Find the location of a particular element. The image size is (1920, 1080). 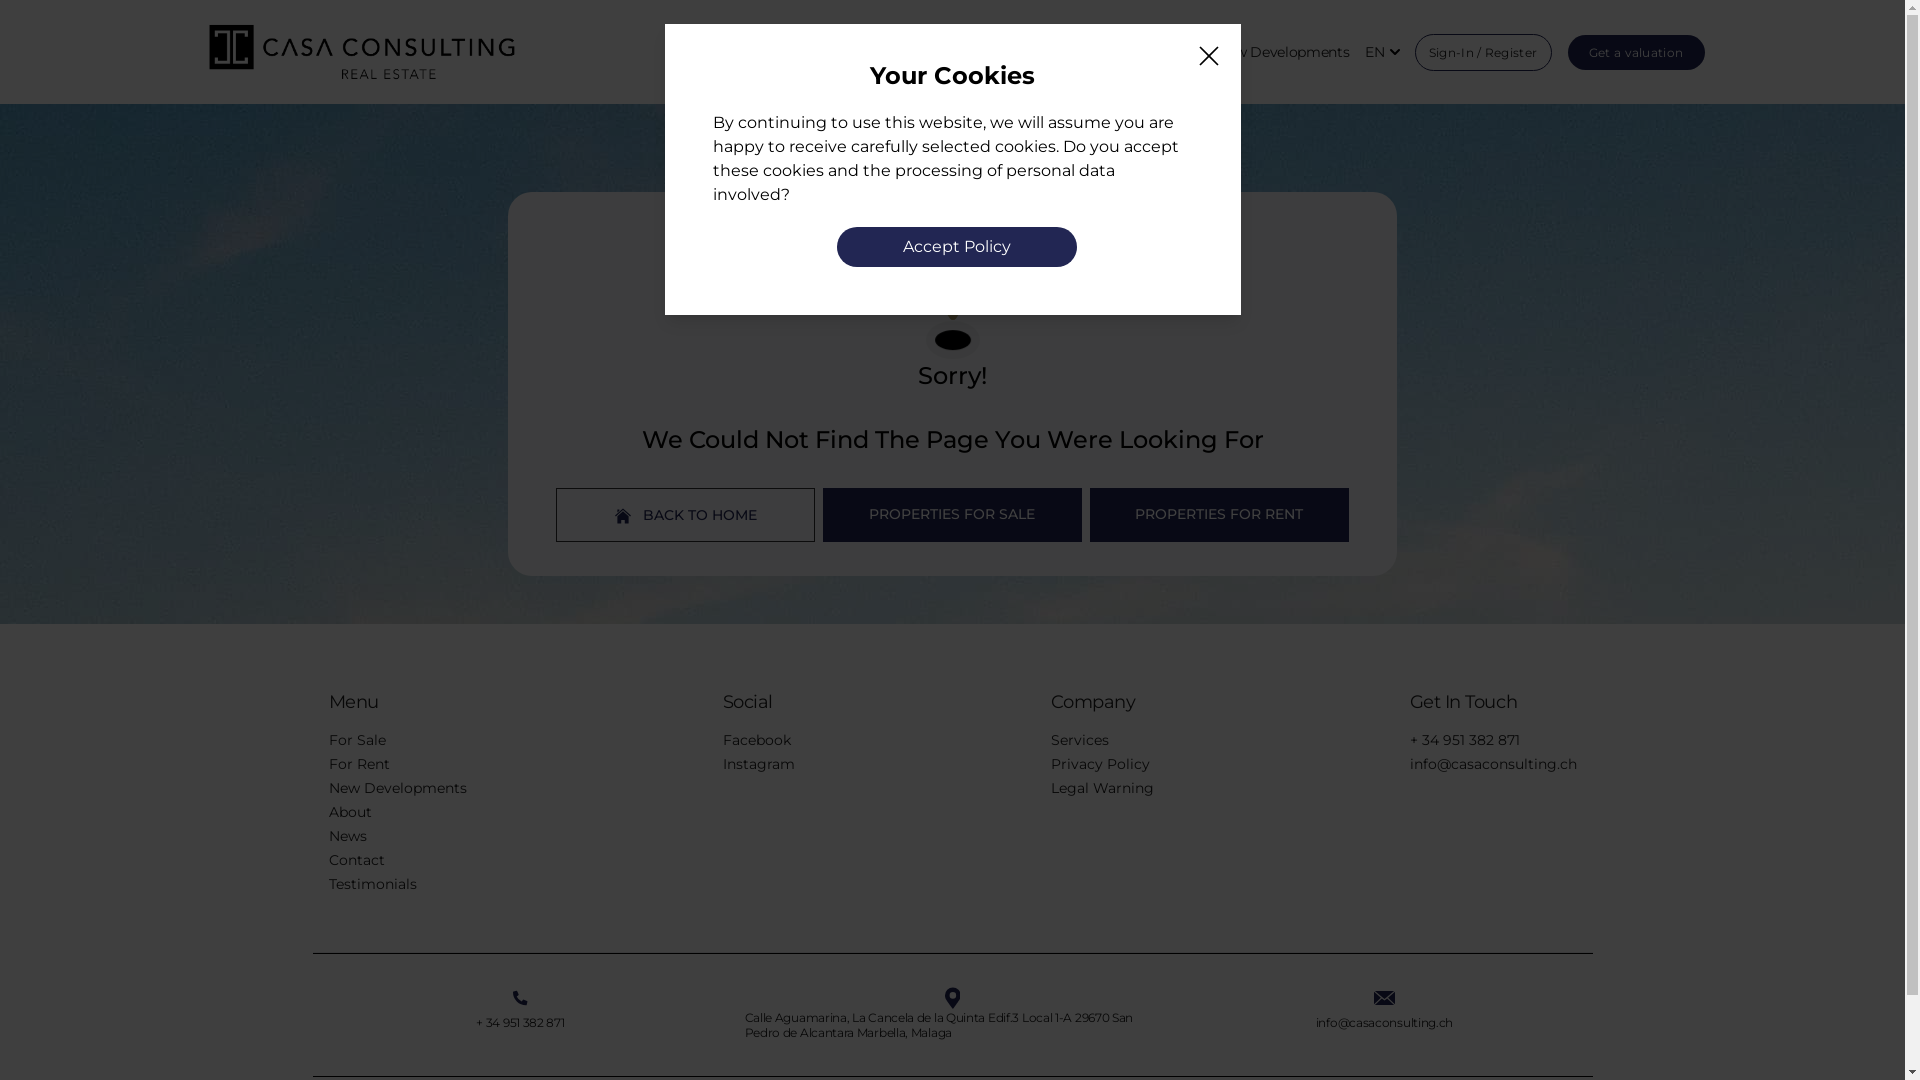

'Testimonials' is located at coordinates (372, 882).